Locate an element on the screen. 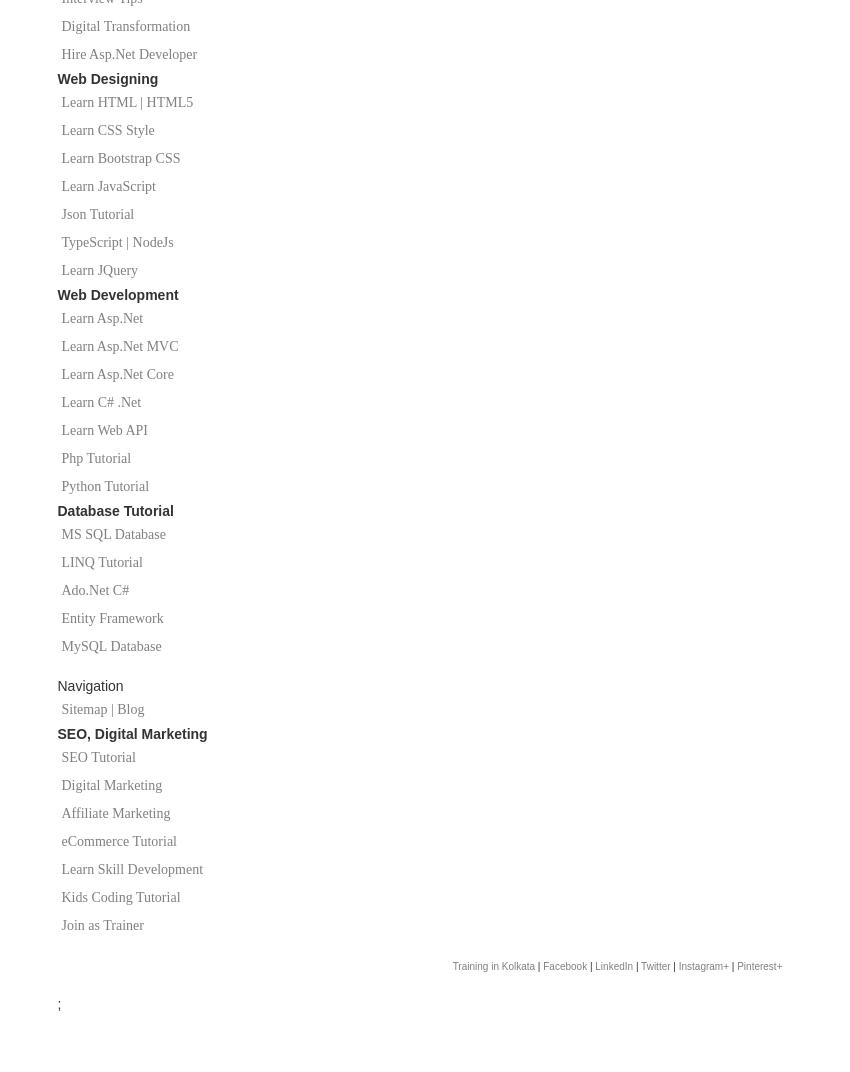 The width and height of the screenshot is (850, 1072). 'Facebook' is located at coordinates (564, 965).